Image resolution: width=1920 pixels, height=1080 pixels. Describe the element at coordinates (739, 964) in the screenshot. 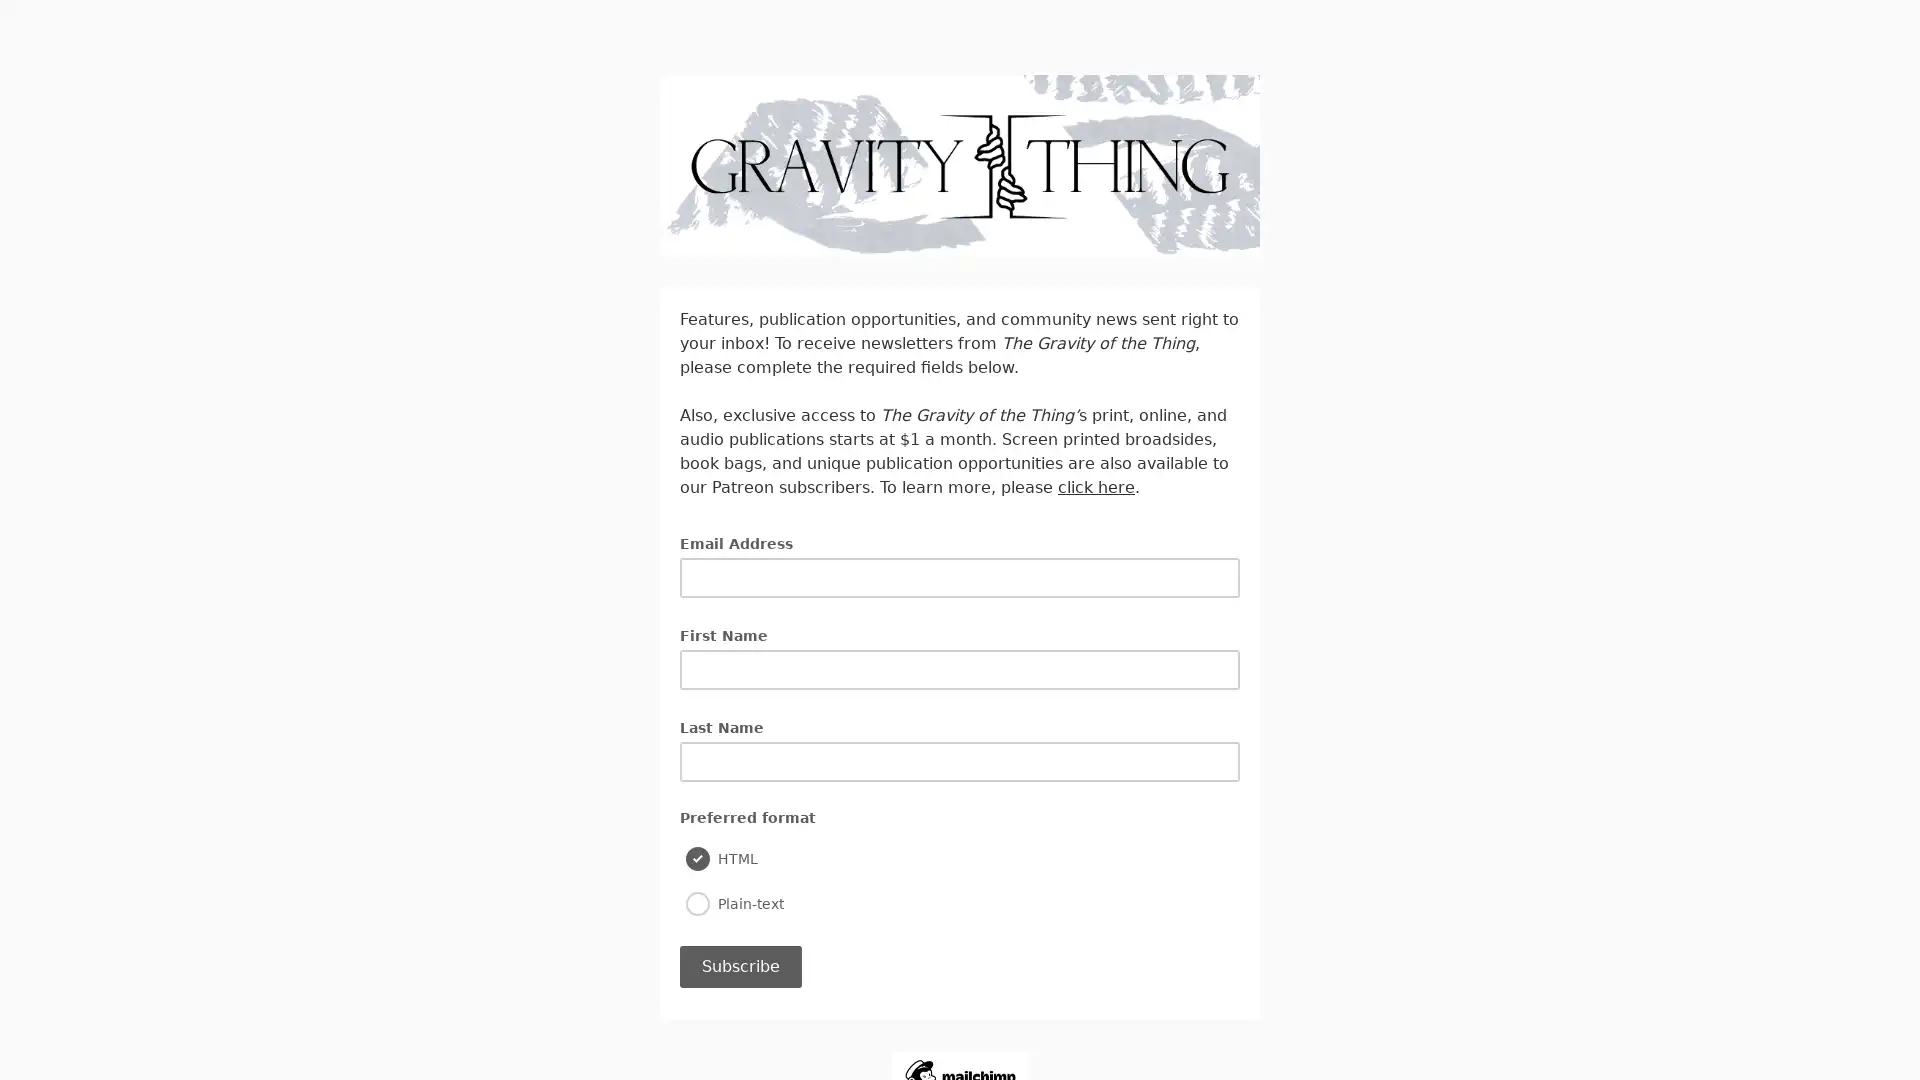

I see `Subscribe` at that location.